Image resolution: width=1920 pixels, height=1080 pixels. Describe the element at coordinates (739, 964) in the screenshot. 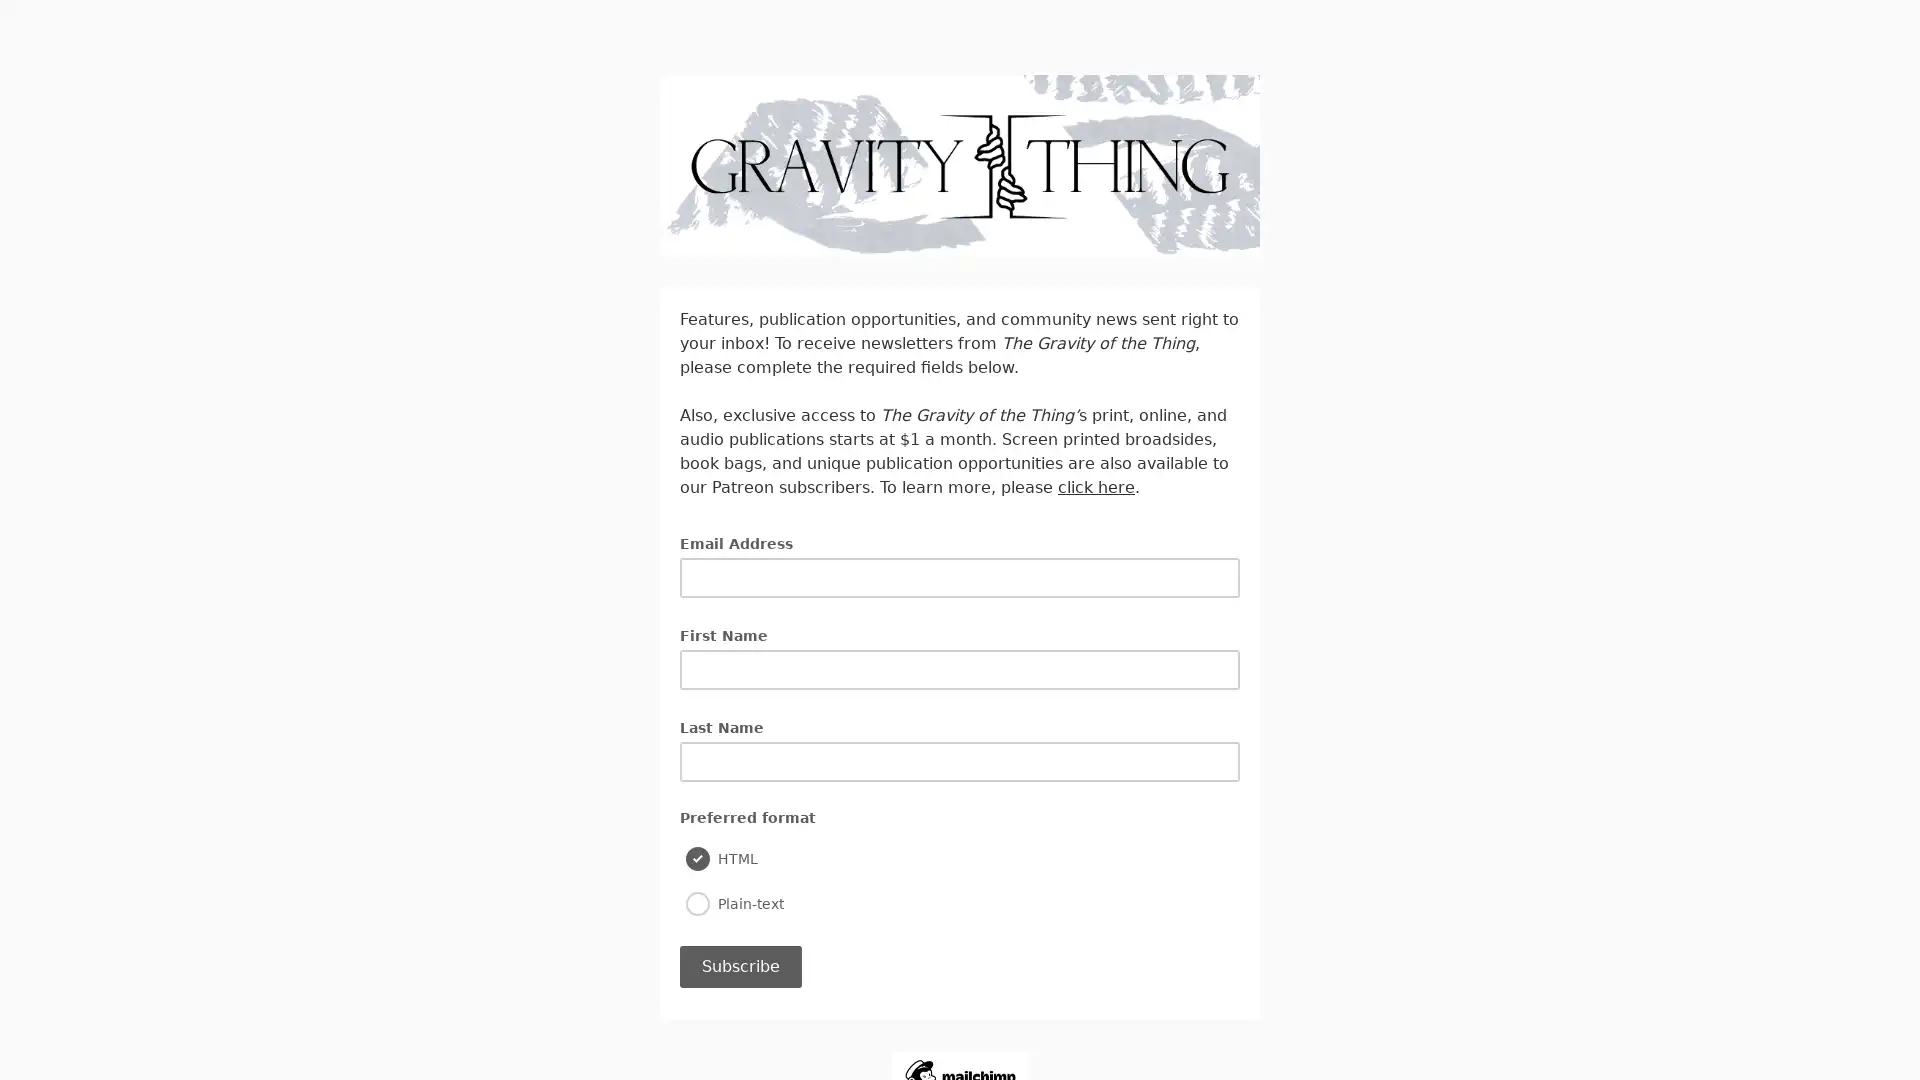

I see `Subscribe` at that location.